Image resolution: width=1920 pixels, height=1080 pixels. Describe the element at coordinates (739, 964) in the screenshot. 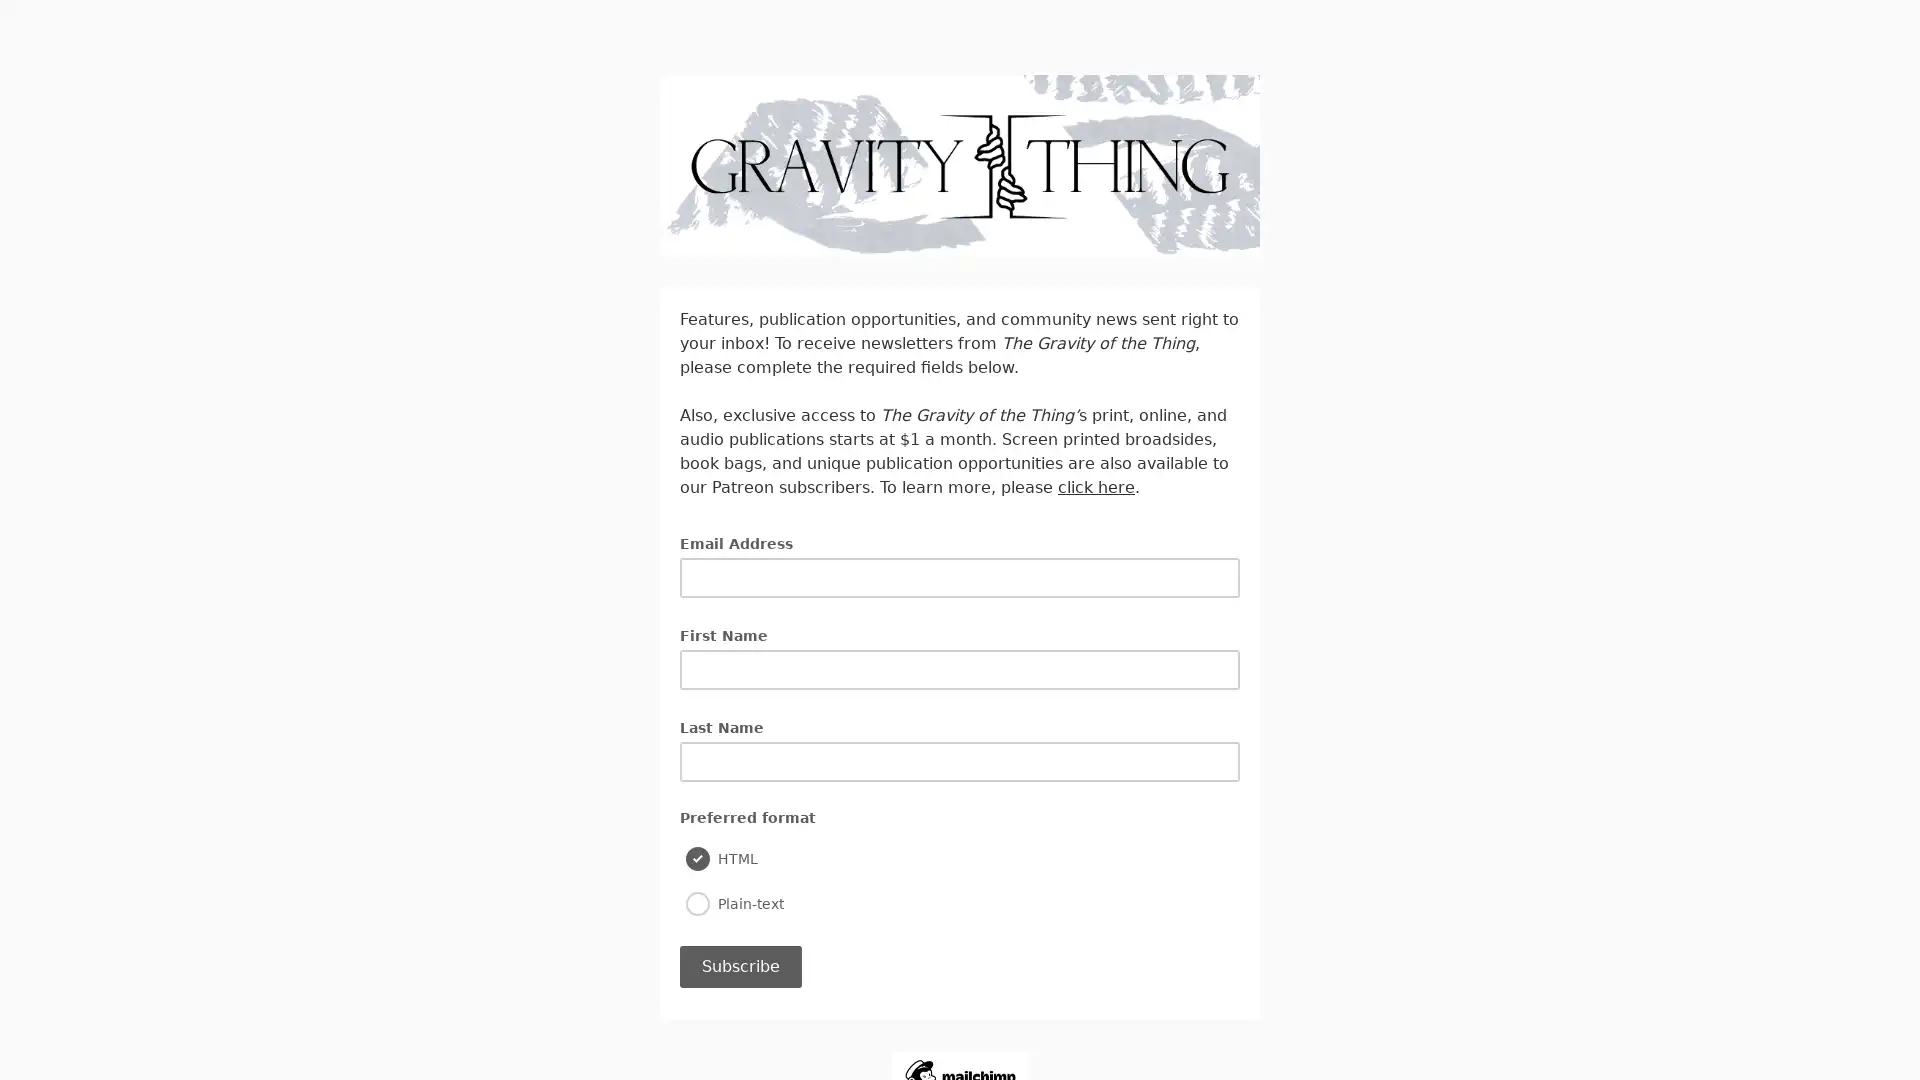

I see `Subscribe` at that location.